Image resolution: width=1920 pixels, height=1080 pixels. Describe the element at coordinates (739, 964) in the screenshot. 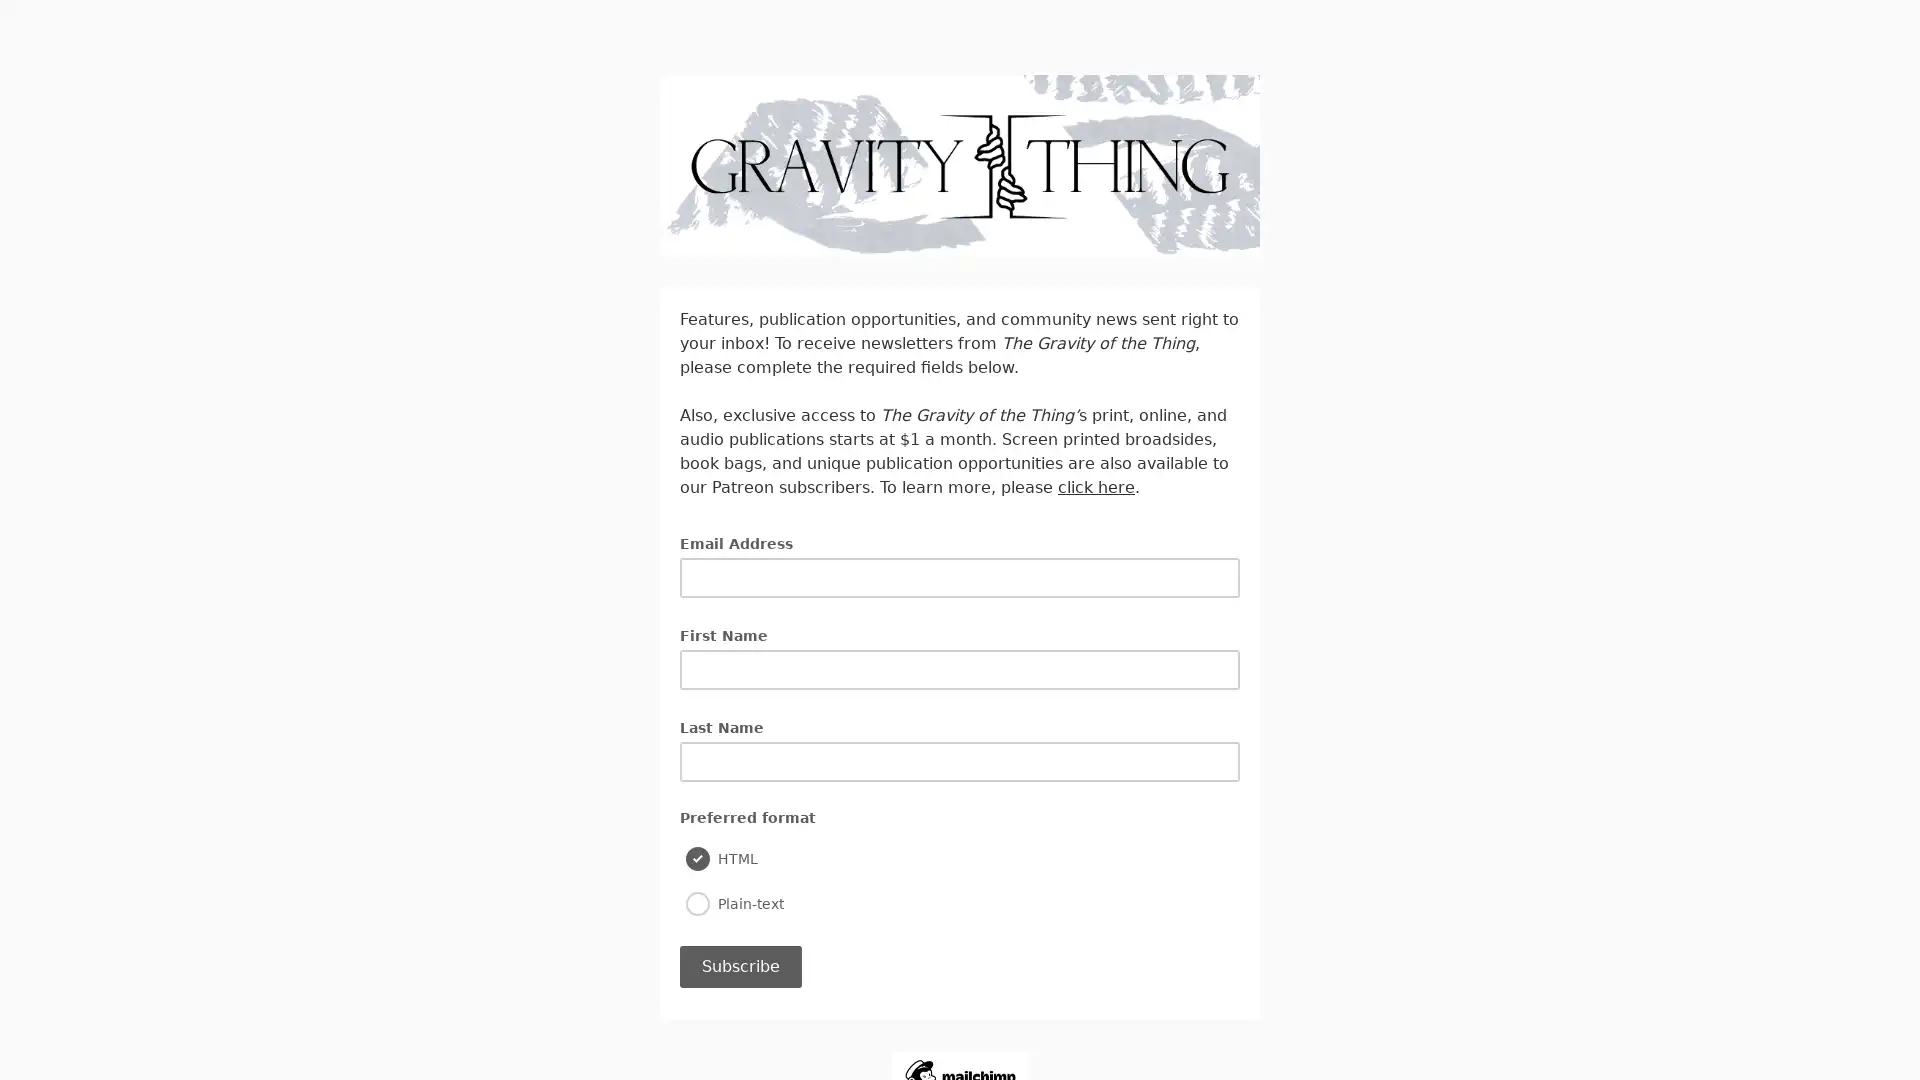

I see `Subscribe` at that location.